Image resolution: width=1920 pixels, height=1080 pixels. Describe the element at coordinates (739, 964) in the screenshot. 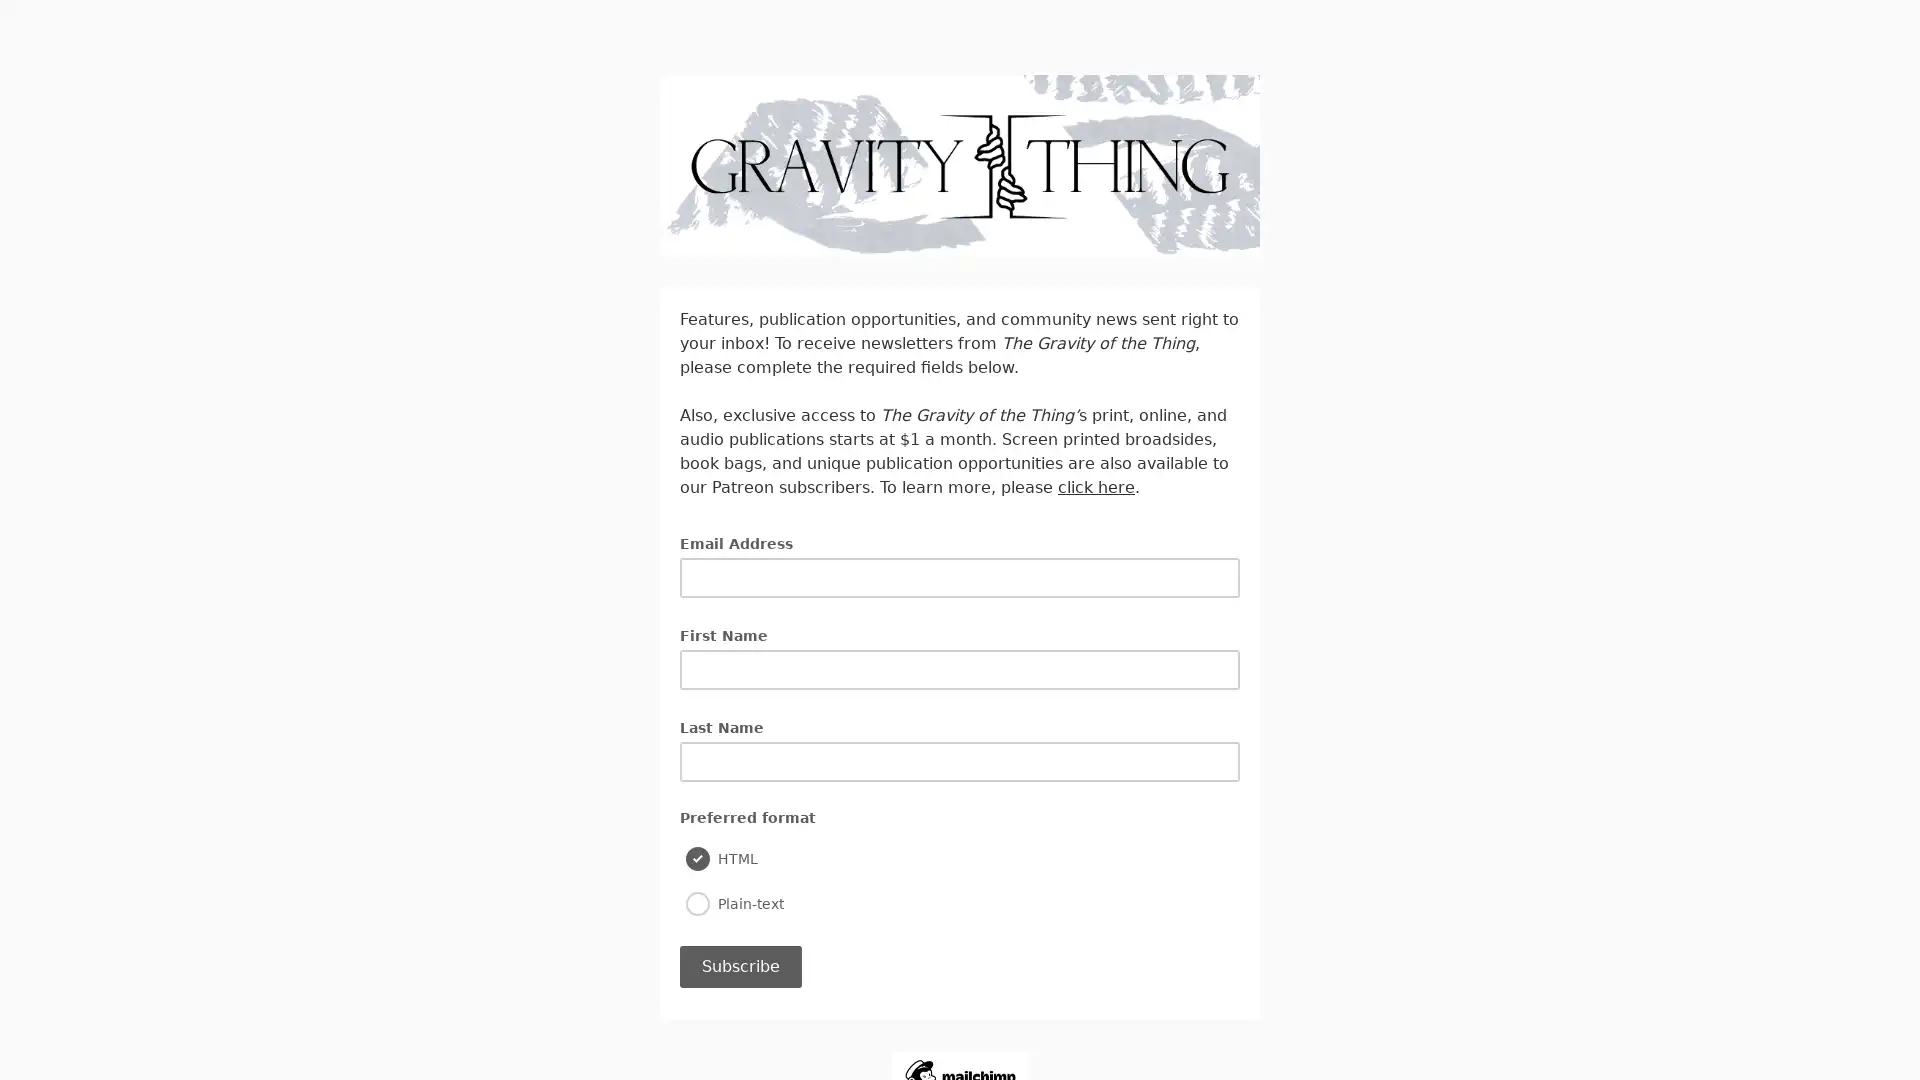

I see `Subscribe` at that location.